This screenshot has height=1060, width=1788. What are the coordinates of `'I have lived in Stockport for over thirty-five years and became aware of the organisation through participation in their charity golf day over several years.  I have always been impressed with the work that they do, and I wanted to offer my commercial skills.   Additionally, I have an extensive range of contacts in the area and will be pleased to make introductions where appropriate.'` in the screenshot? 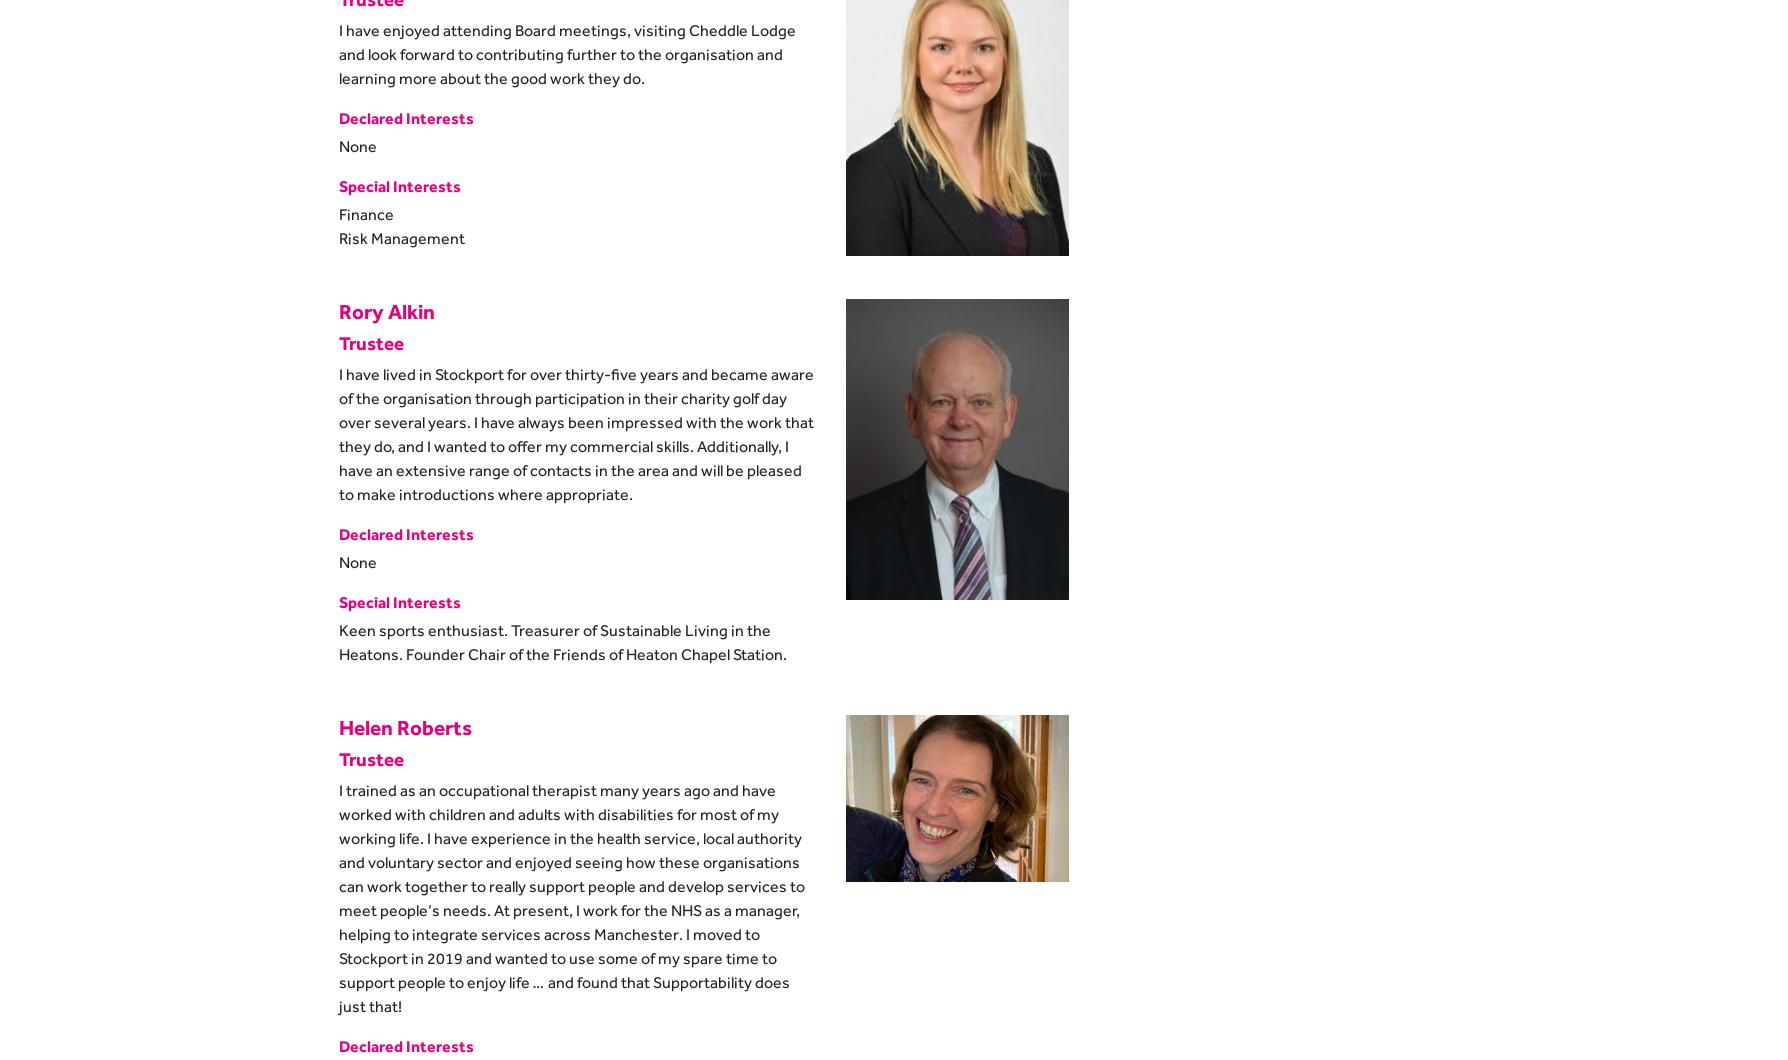 It's located at (576, 432).